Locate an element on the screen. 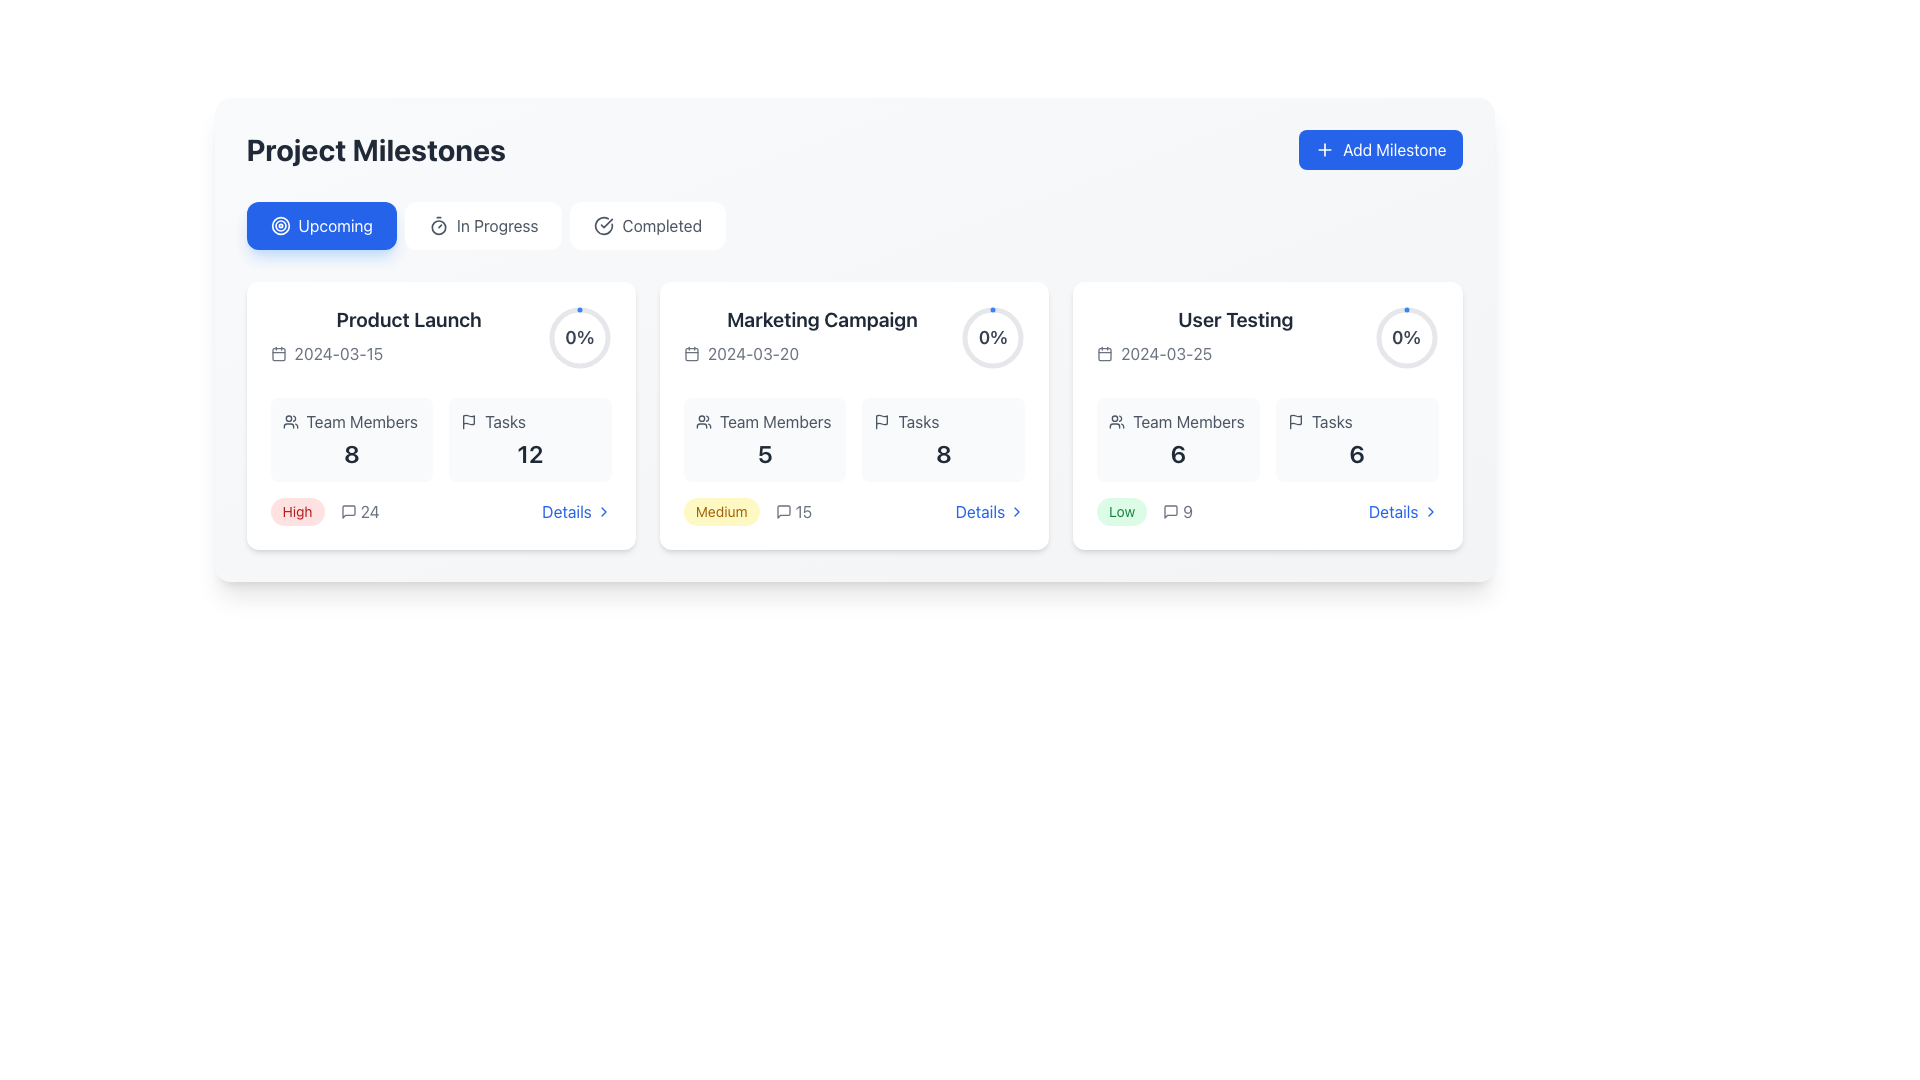 The height and width of the screenshot is (1080, 1920). the 'Completed' button, which is a rectangular button with rounded corners, white background, gray text, and a checkmark icon, located below the 'Project Milestones' heading is located at coordinates (648, 225).